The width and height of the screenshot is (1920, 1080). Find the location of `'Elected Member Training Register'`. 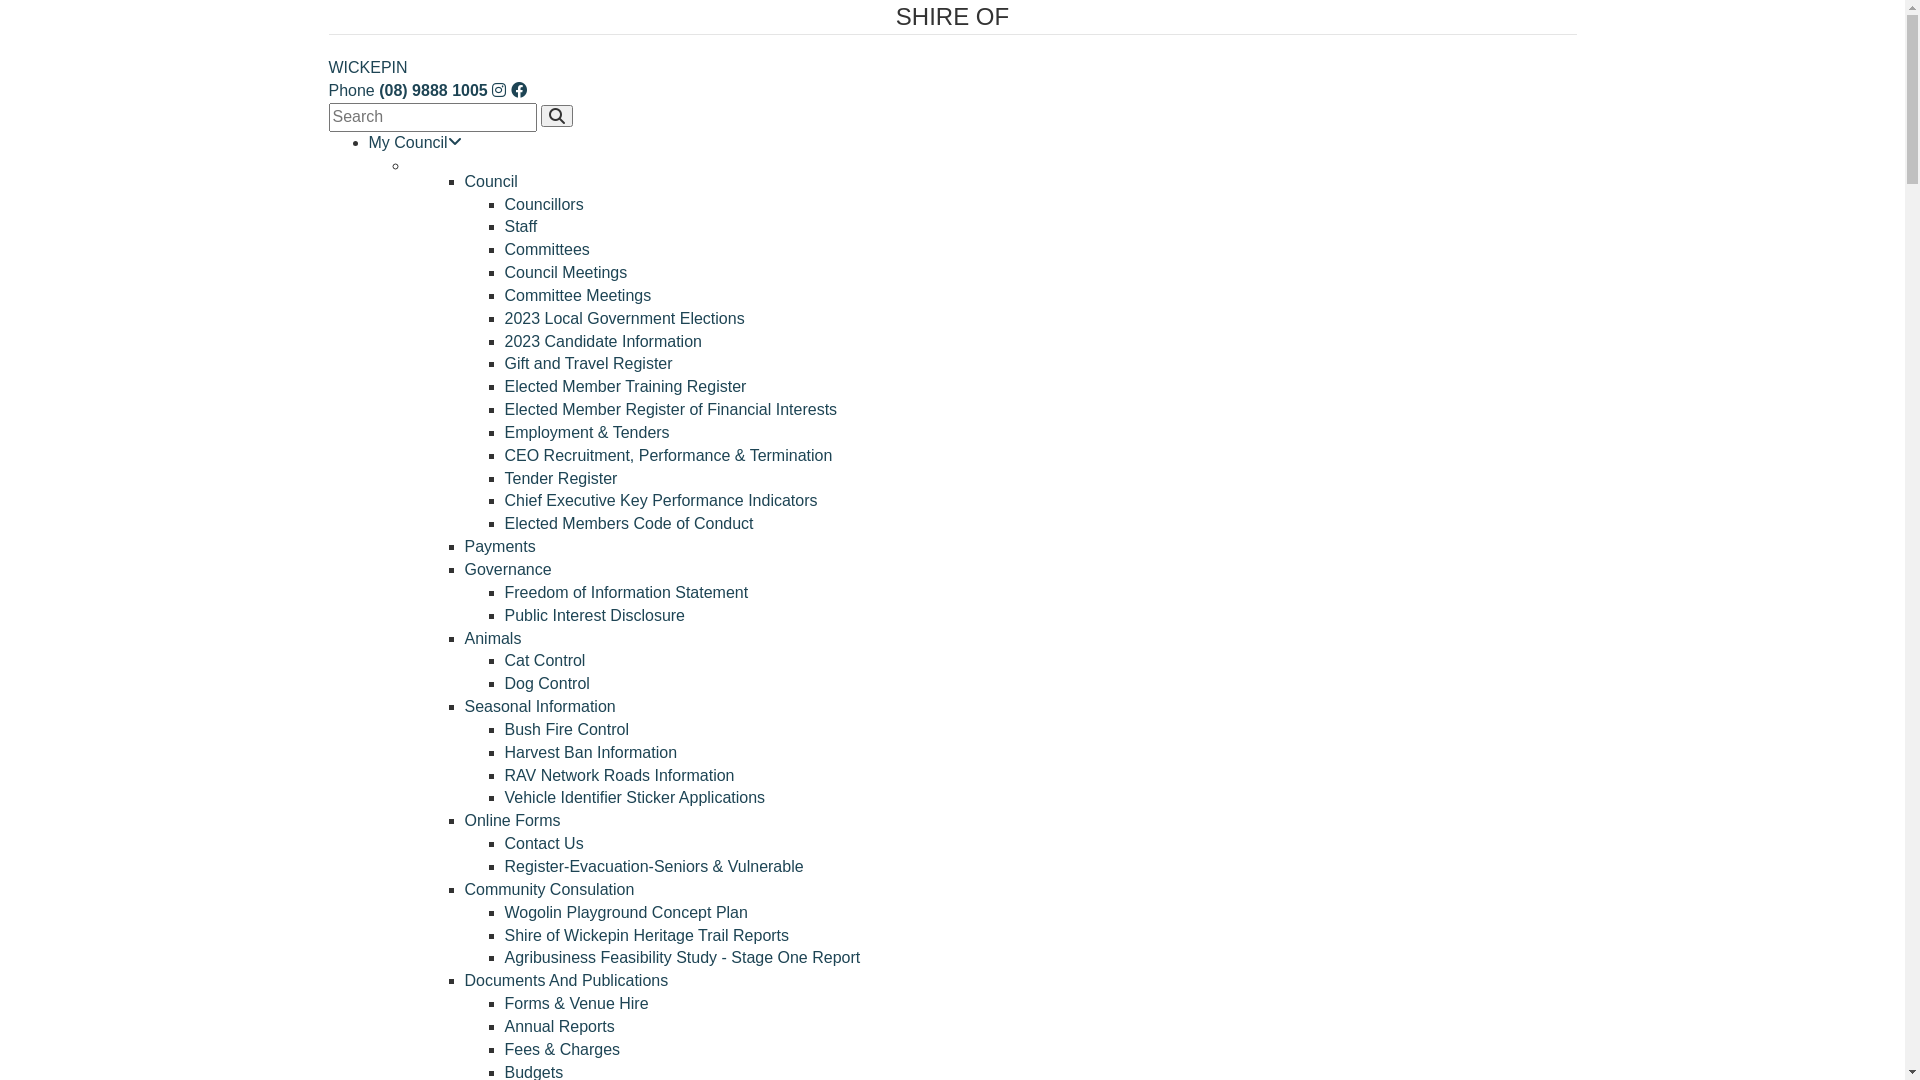

'Elected Member Training Register' is located at coordinates (623, 386).